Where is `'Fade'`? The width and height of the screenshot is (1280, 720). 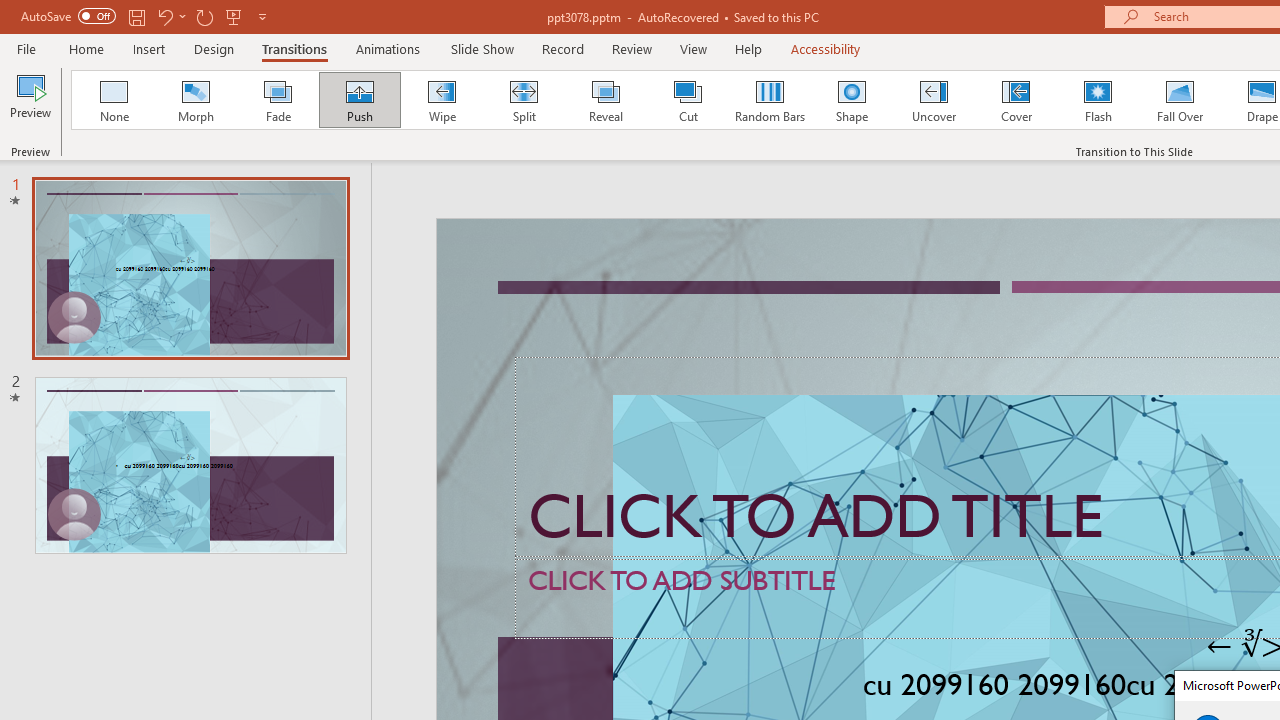
'Fade' is located at coordinates (276, 100).